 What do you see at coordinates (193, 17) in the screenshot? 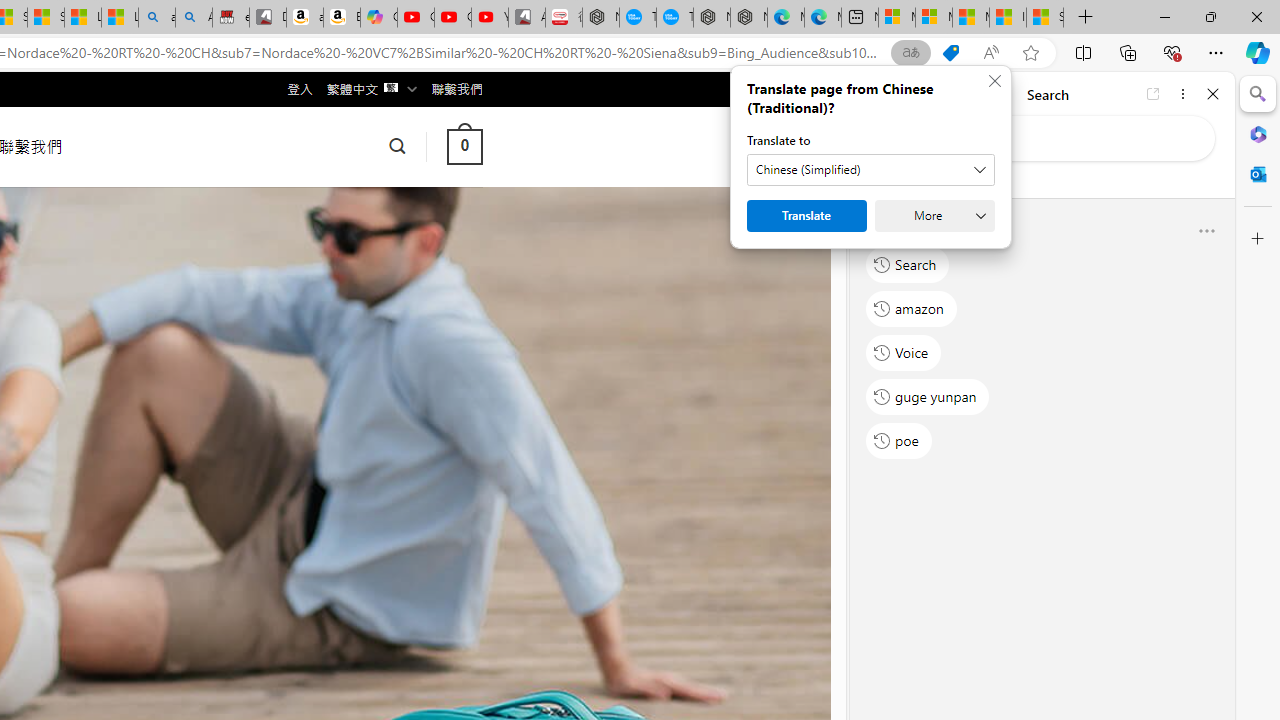
I see `'Amazon Echo Dot PNG - Search Images'` at bounding box center [193, 17].